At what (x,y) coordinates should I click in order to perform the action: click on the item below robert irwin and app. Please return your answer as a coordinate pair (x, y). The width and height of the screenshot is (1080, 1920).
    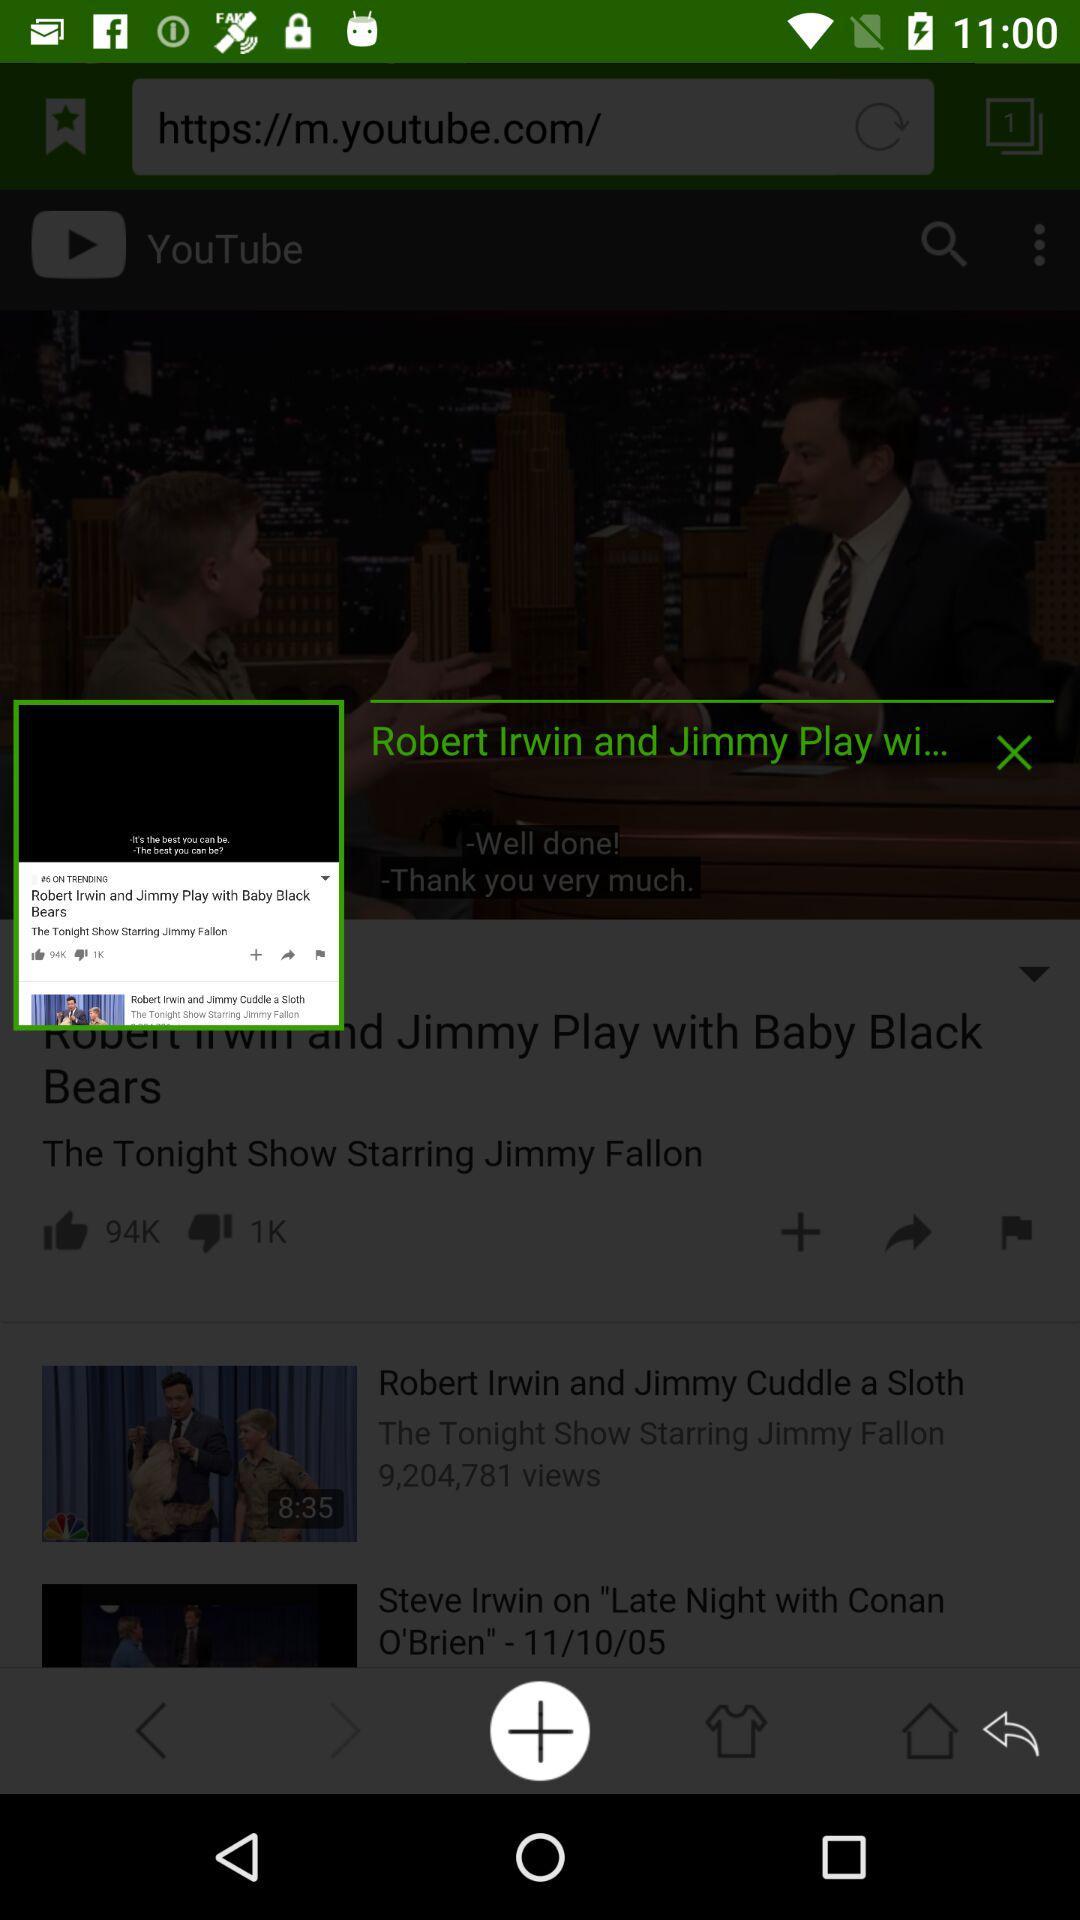
    Looking at the image, I should click on (540, 1730).